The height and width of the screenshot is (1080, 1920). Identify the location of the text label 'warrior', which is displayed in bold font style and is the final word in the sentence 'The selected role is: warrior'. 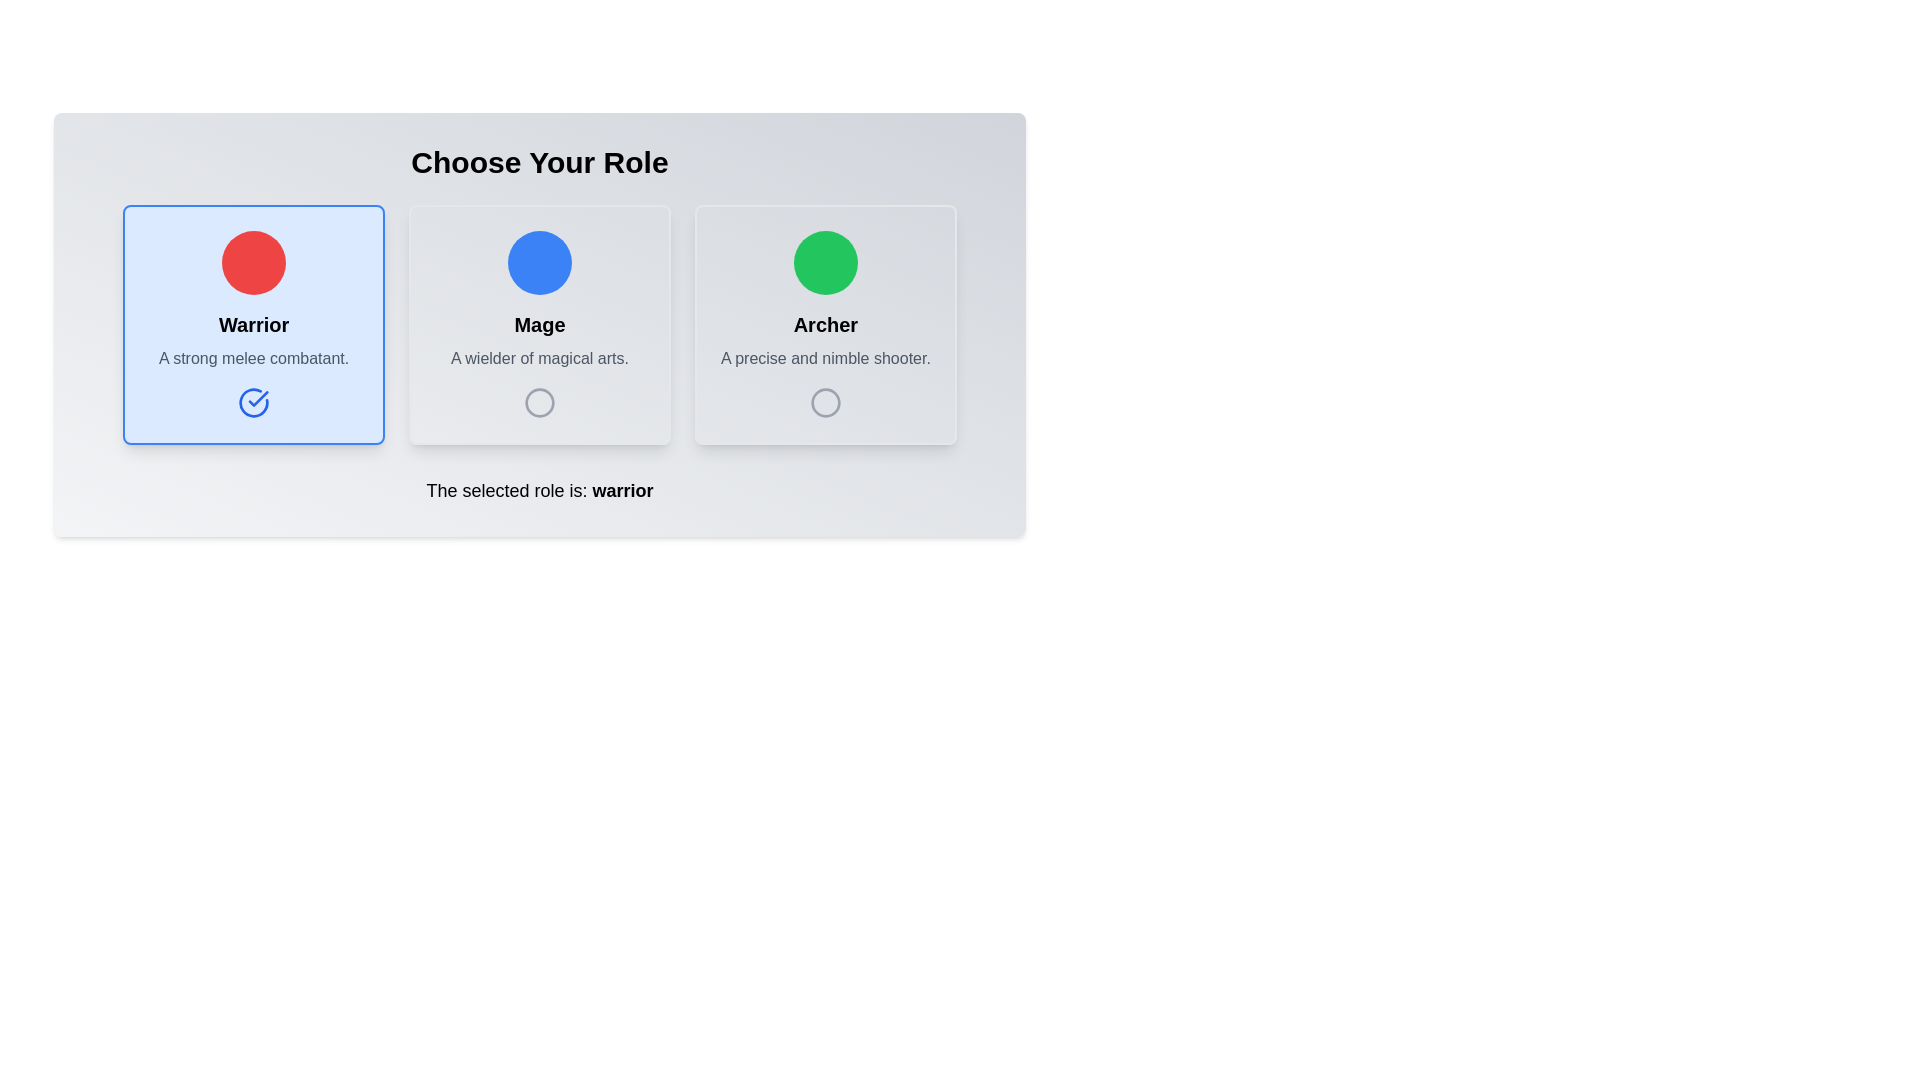
(622, 490).